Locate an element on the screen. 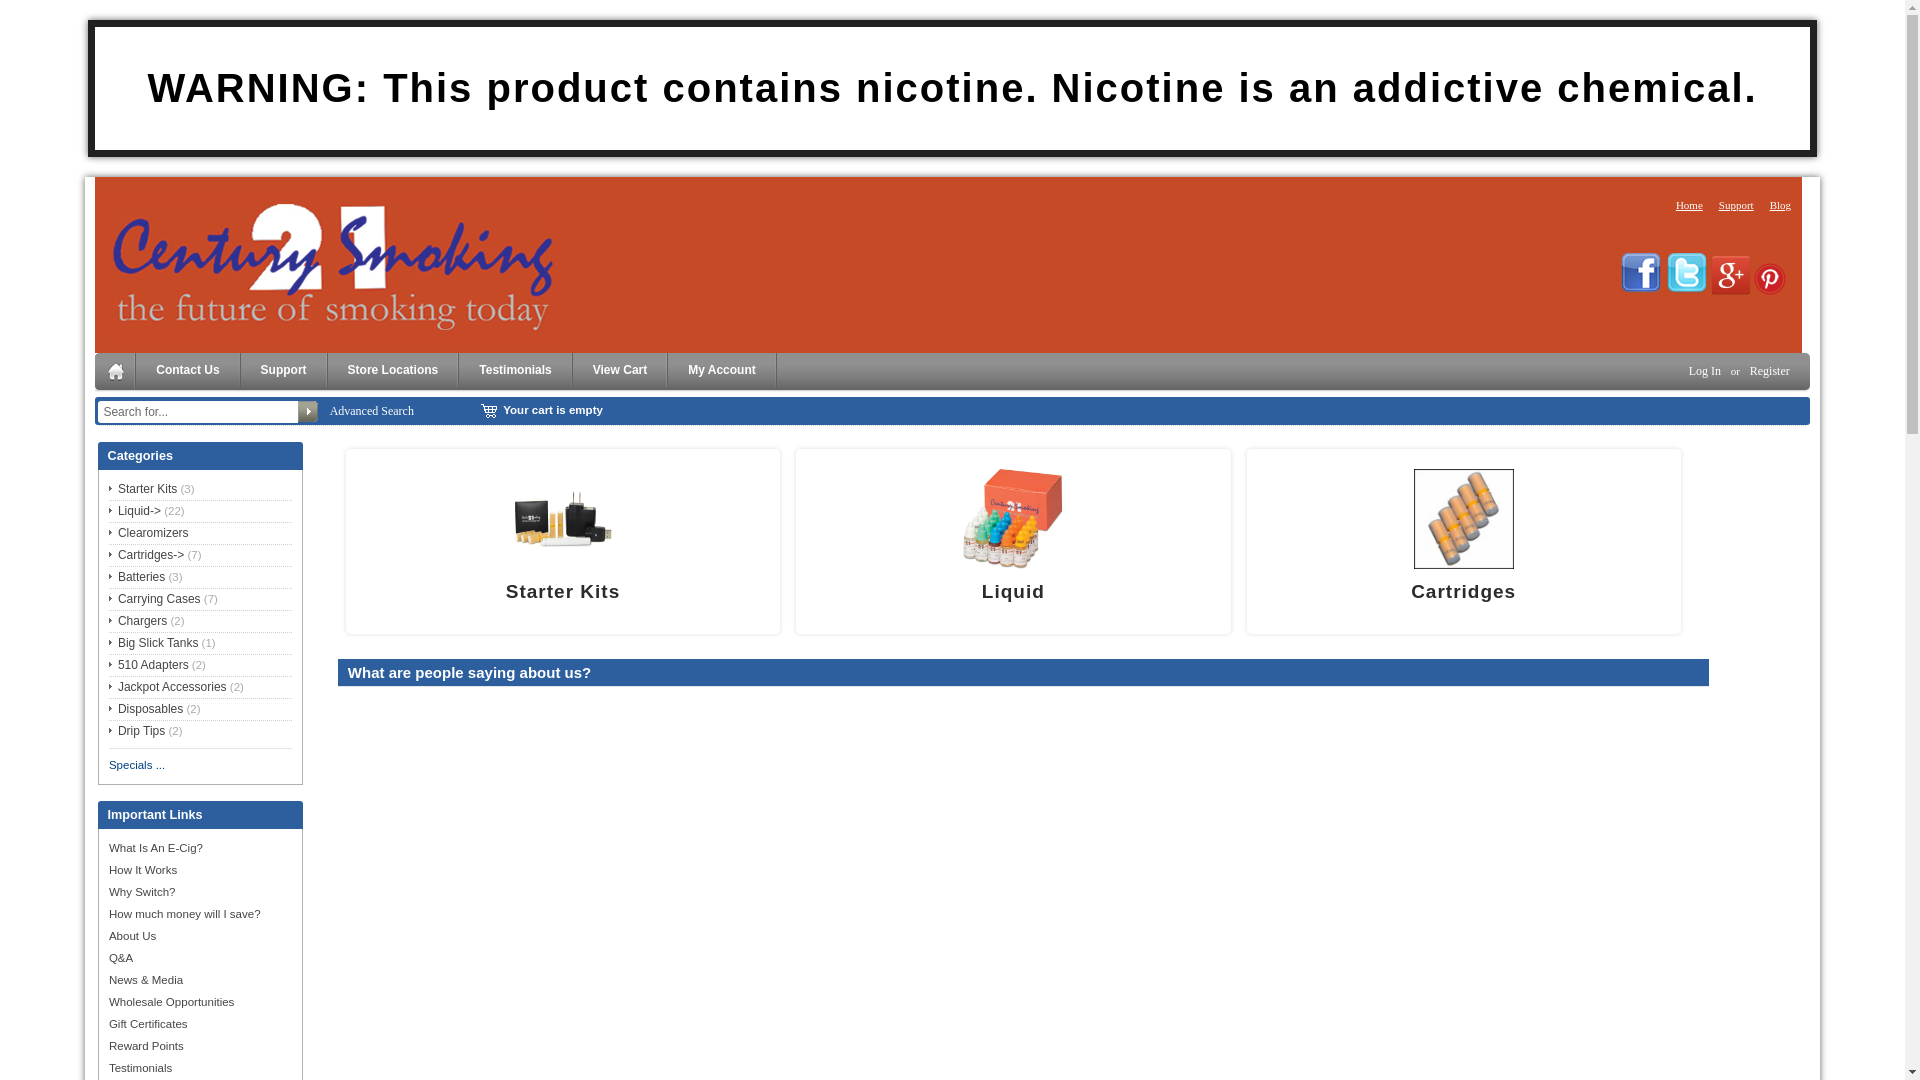  'Q&A' is located at coordinates (119, 956).